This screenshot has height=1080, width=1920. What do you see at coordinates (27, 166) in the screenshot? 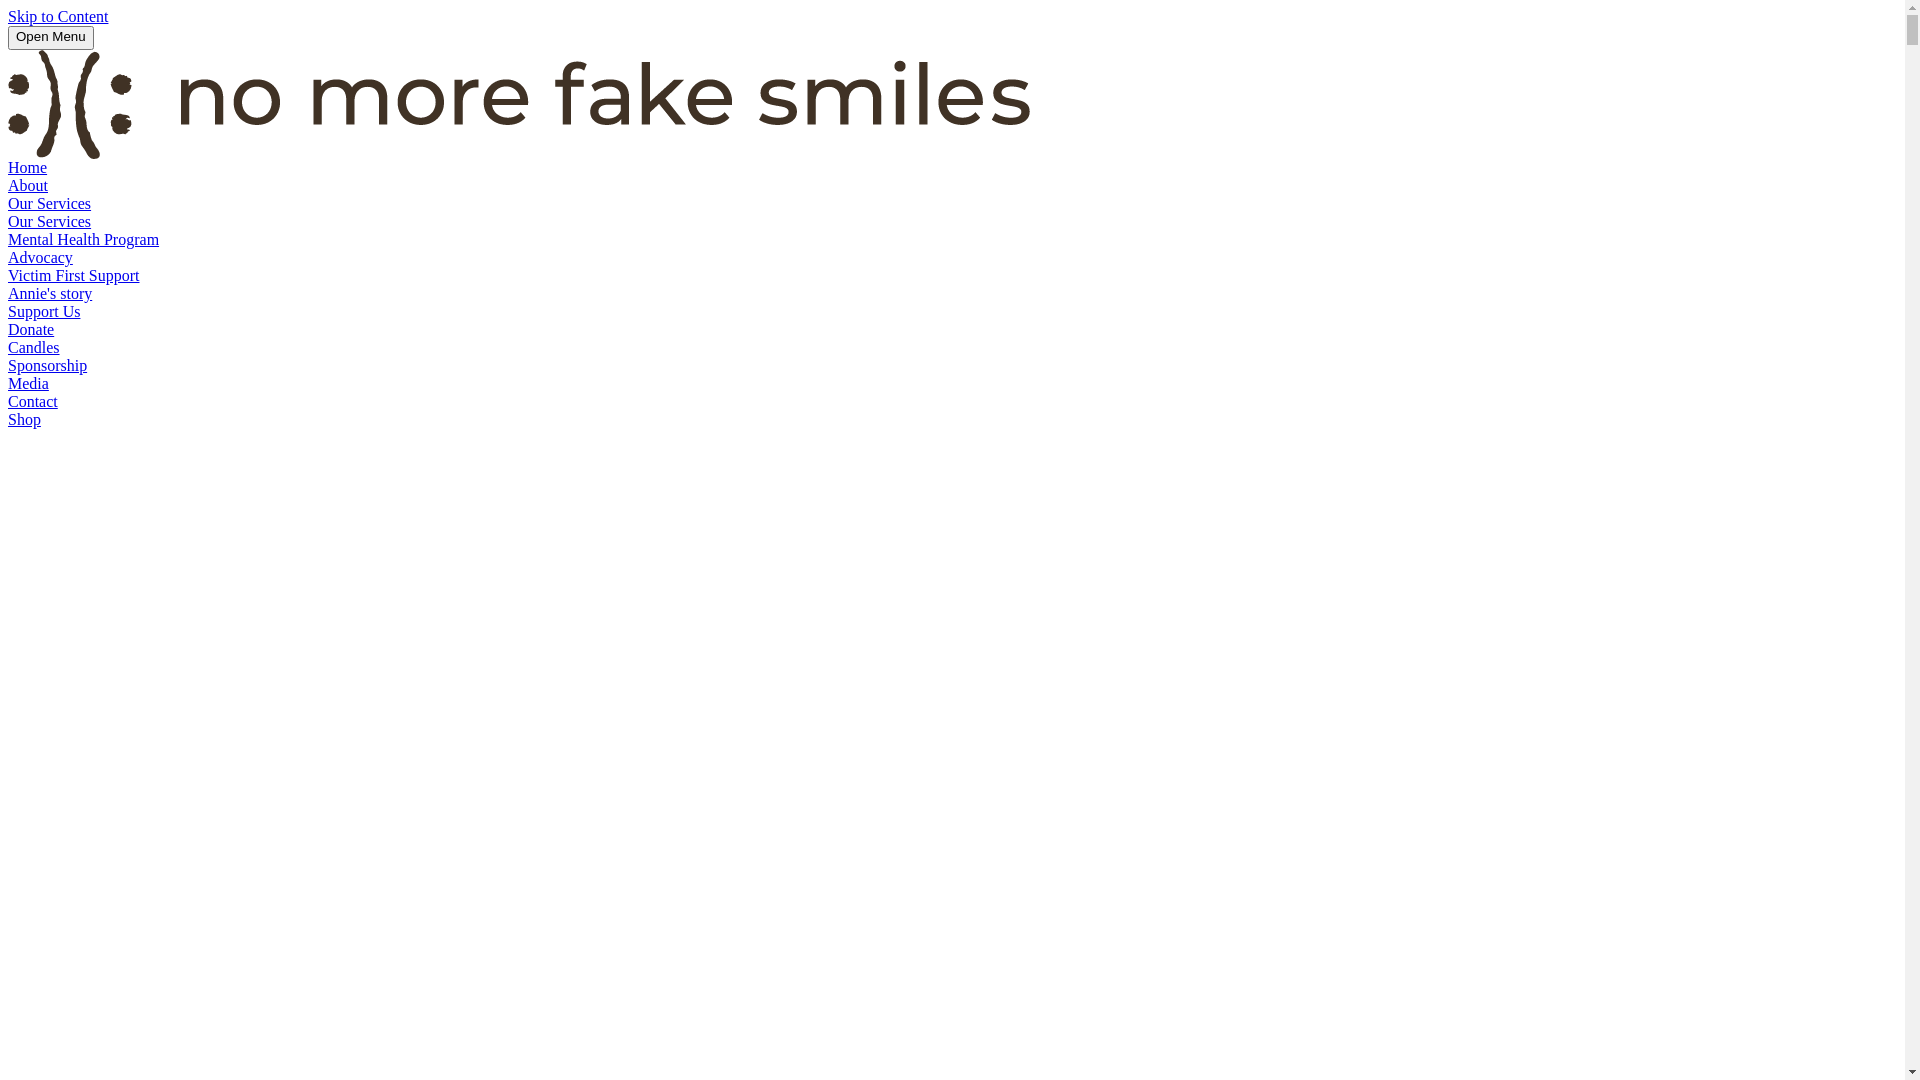
I see `'Home'` at bounding box center [27, 166].